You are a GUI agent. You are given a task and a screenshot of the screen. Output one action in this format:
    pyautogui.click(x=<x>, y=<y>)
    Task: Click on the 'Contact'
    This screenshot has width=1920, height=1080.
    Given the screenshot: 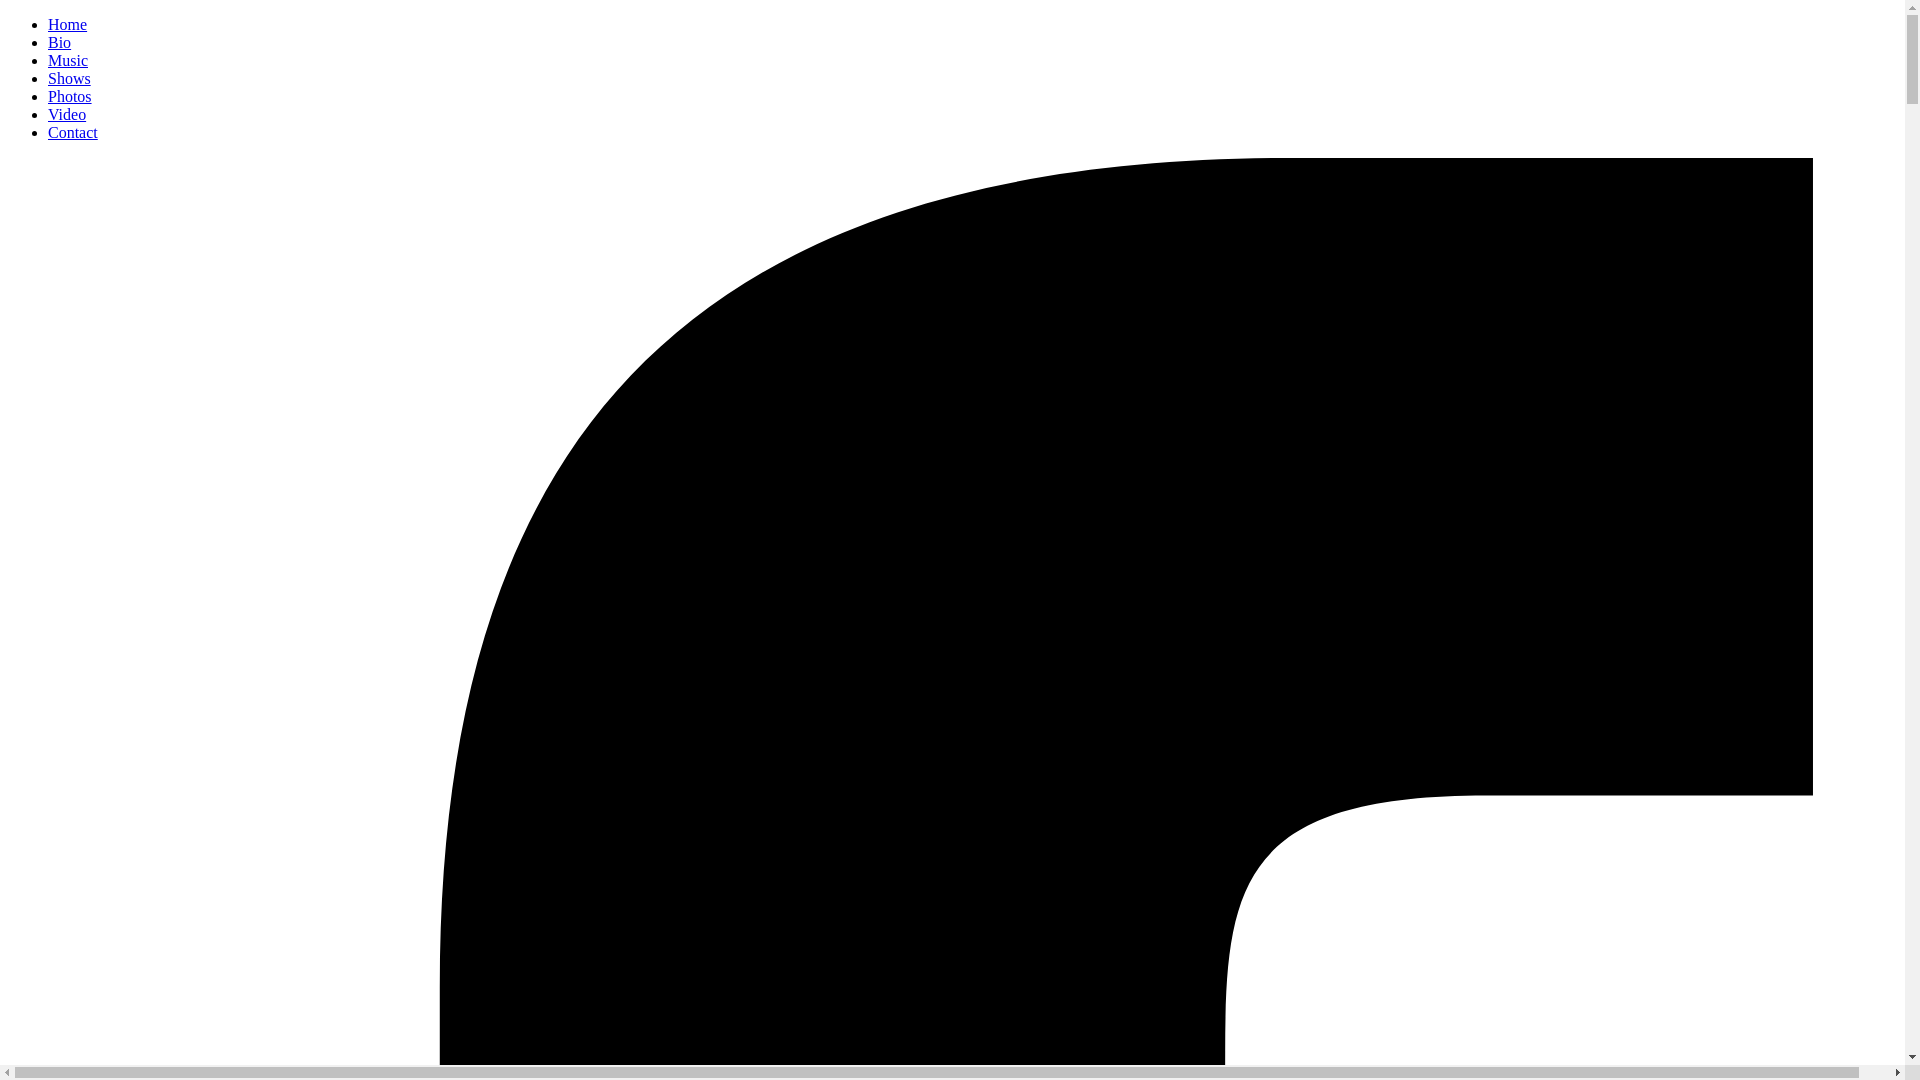 What is the action you would take?
    pyautogui.click(x=72, y=132)
    